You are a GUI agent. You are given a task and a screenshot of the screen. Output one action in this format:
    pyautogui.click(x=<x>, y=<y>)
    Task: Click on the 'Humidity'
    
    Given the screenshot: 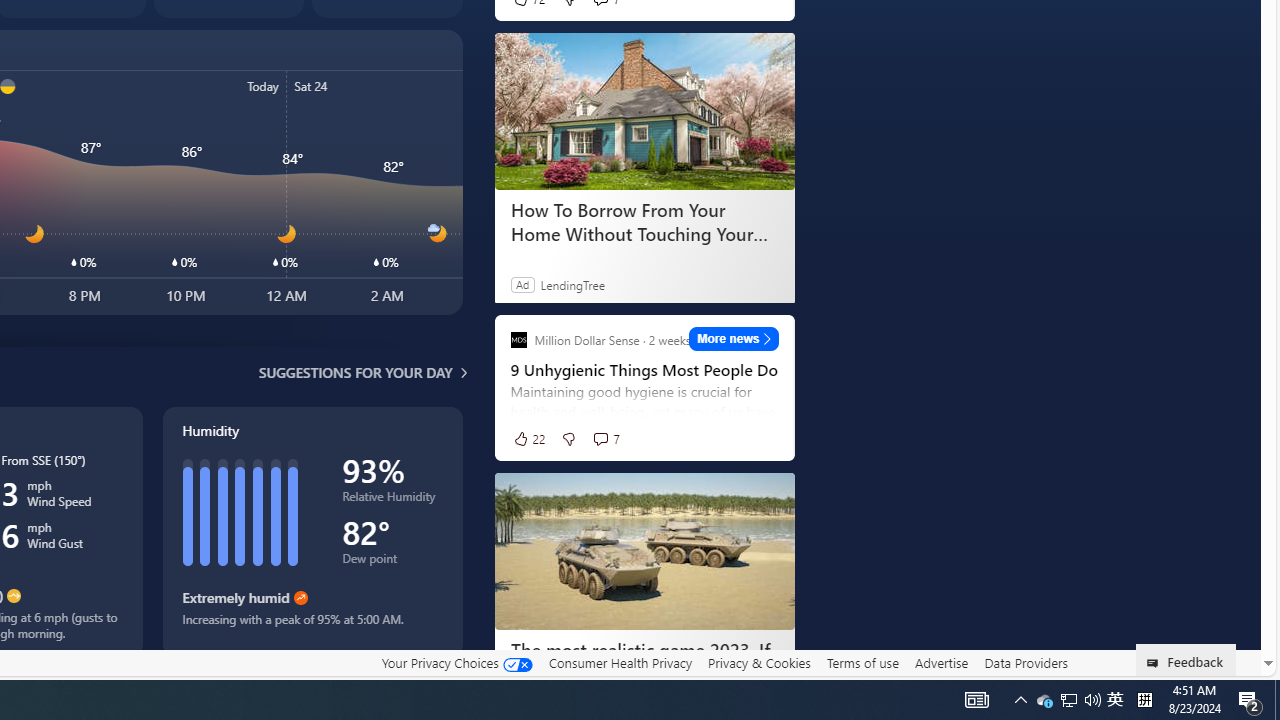 What is the action you would take?
    pyautogui.click(x=311, y=530)
    